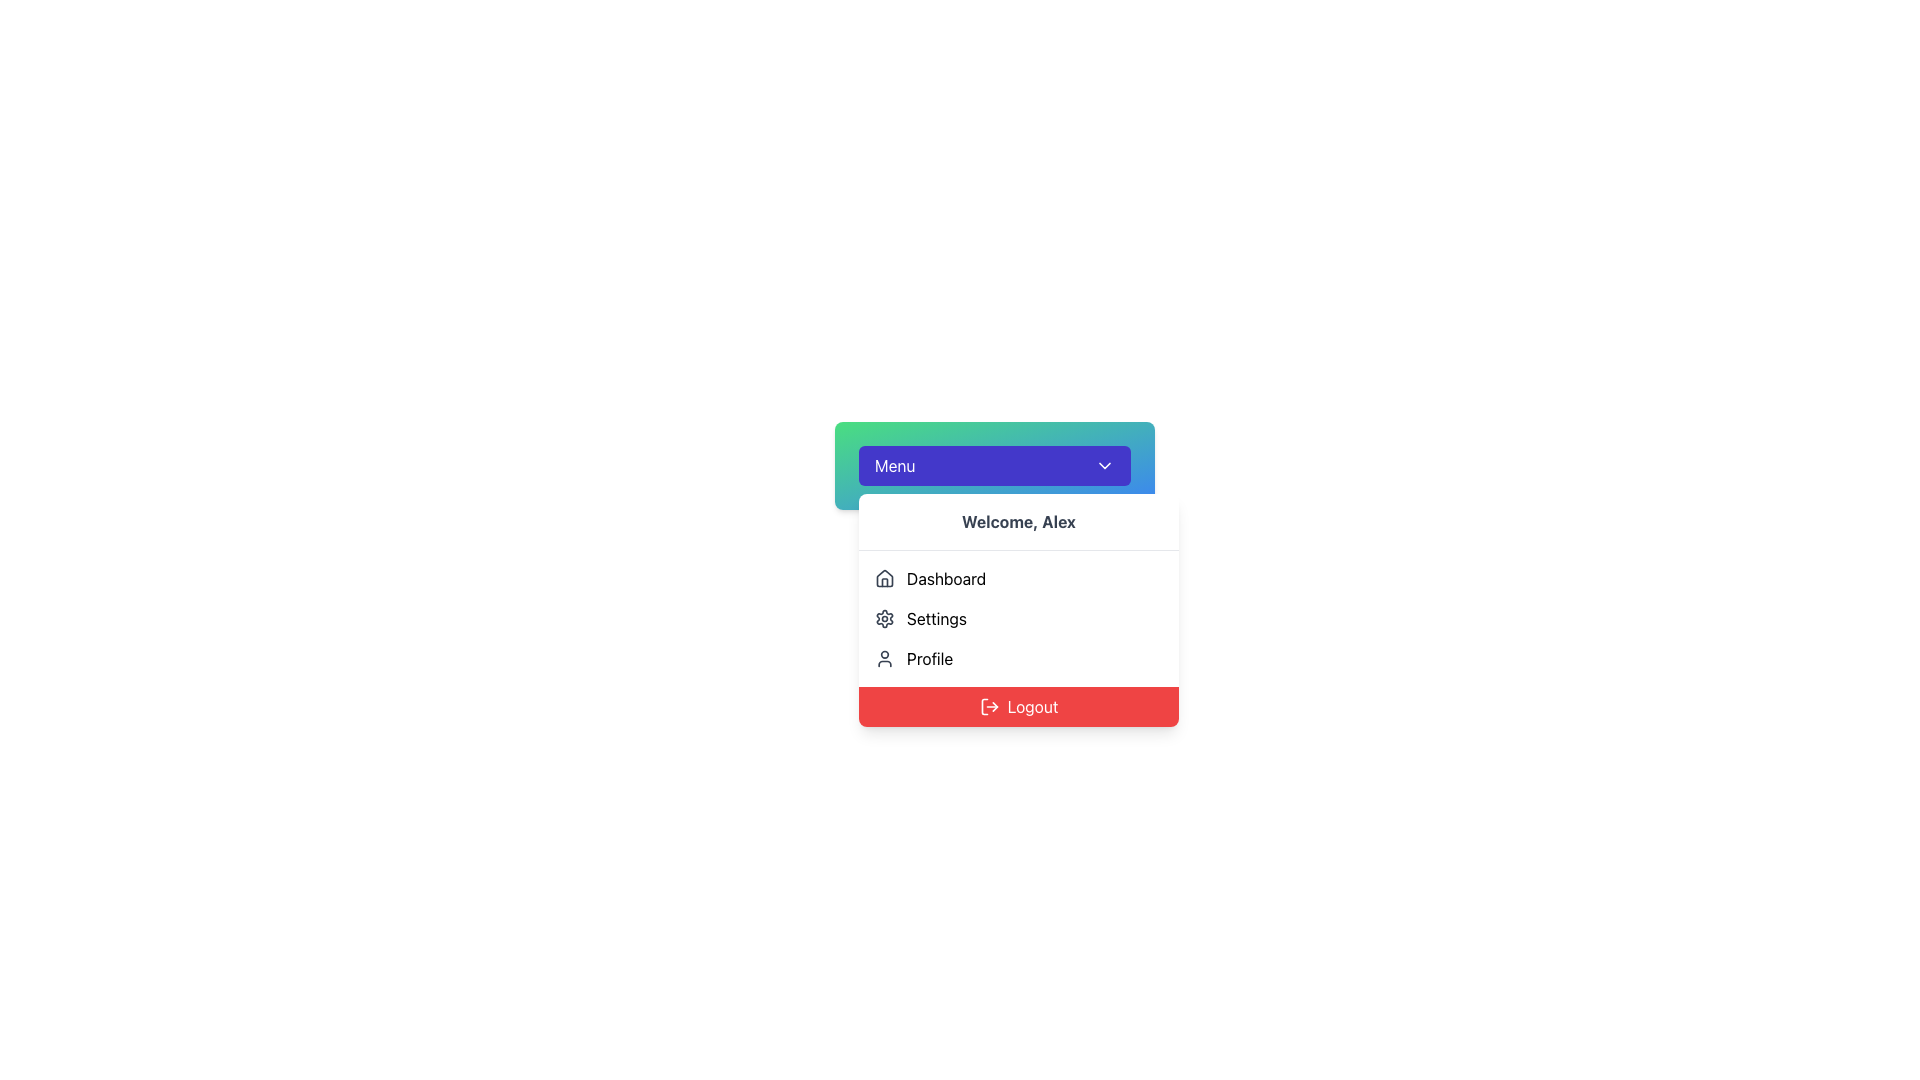 This screenshot has width=1920, height=1080. Describe the element at coordinates (1018, 617) in the screenshot. I see `the settings button located between the 'Dashboard' and 'Profile' items in the vertical menu list to select it` at that location.